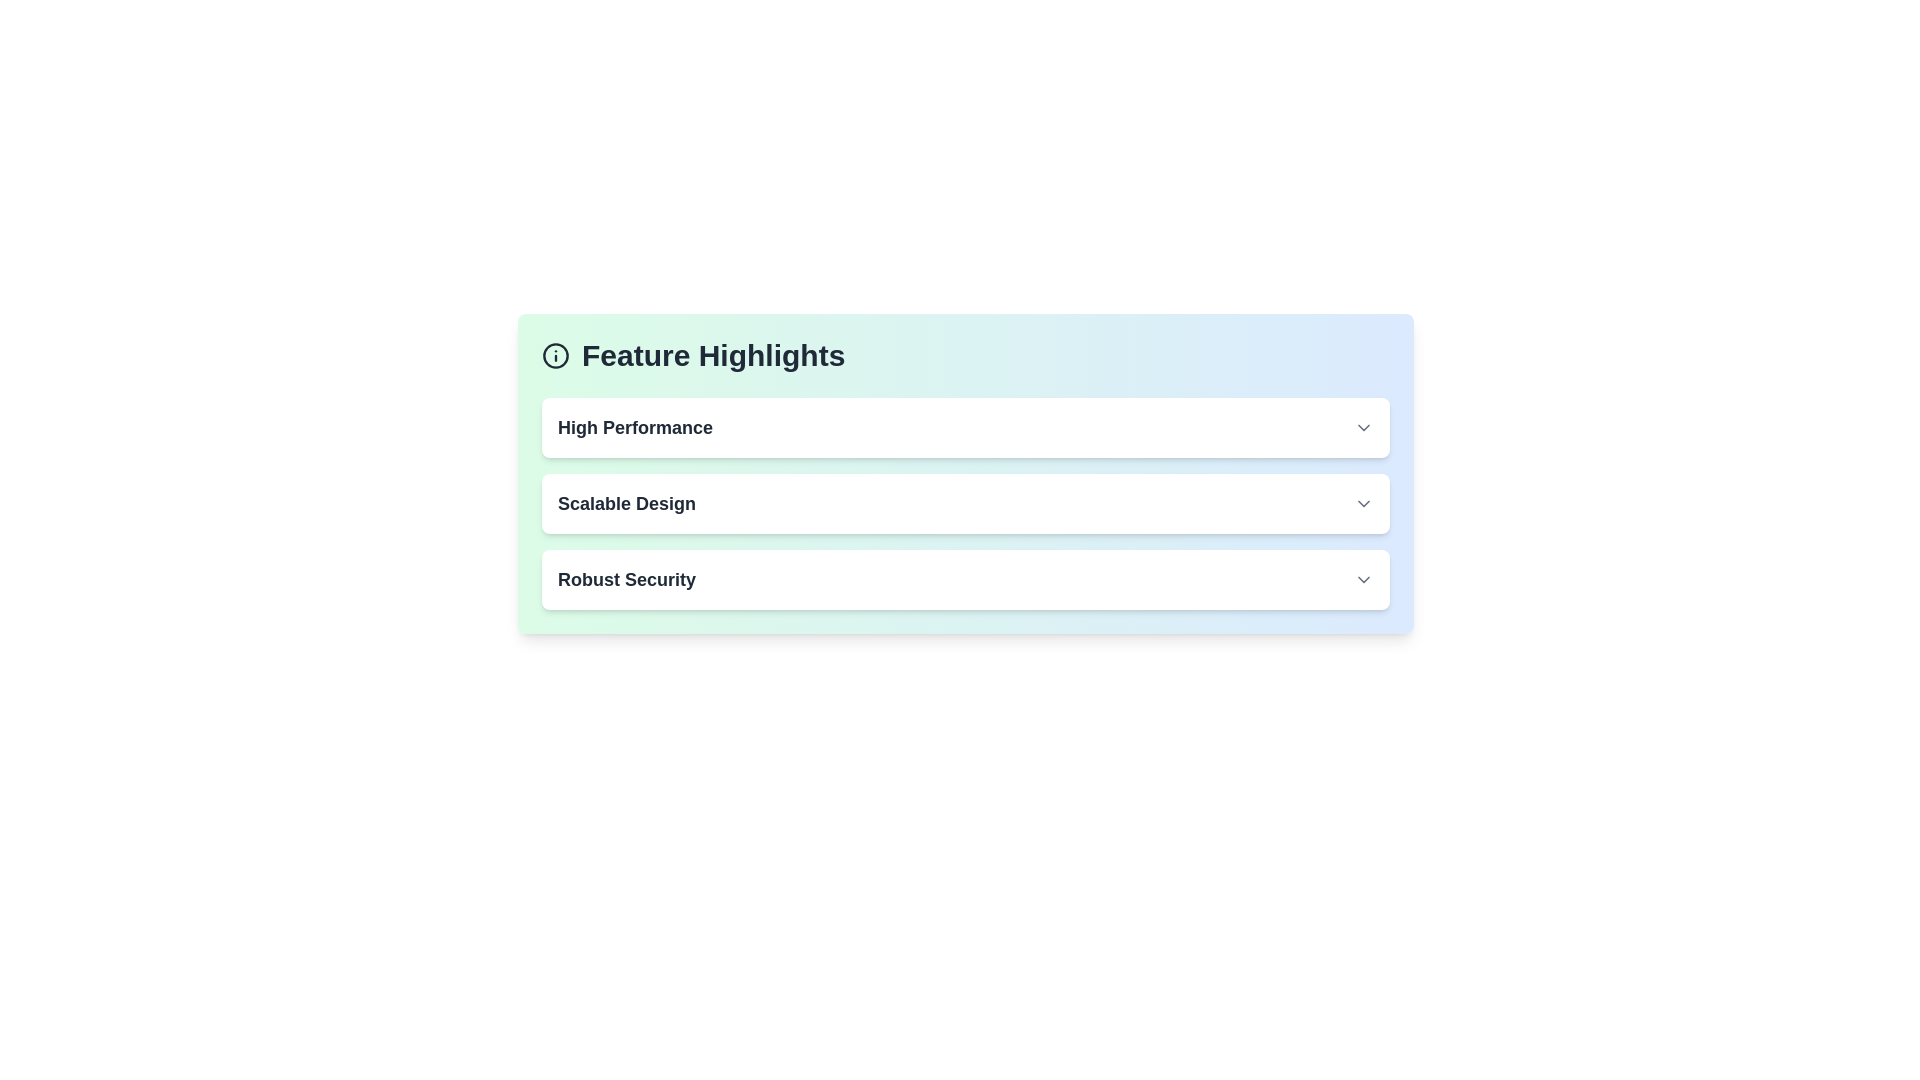 This screenshot has height=1080, width=1920. I want to click on the 'High Performance' text label, which is the first item in the vertical list of features within the 'Feature Highlights' section, so click(634, 427).